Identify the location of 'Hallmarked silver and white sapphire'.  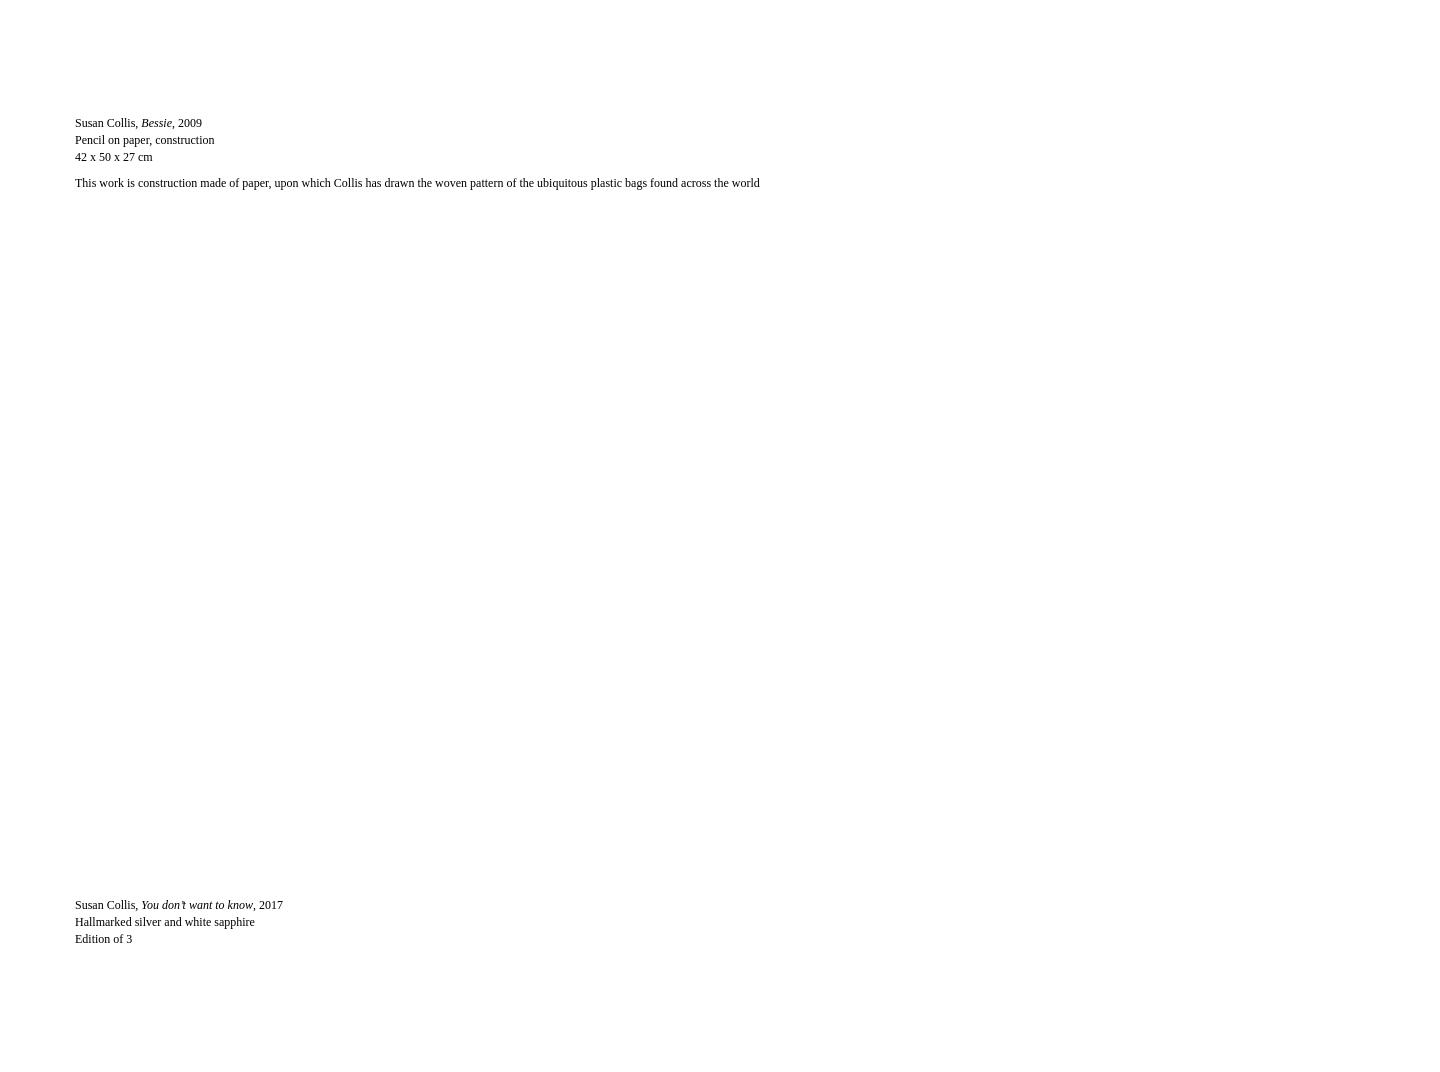
(163, 920).